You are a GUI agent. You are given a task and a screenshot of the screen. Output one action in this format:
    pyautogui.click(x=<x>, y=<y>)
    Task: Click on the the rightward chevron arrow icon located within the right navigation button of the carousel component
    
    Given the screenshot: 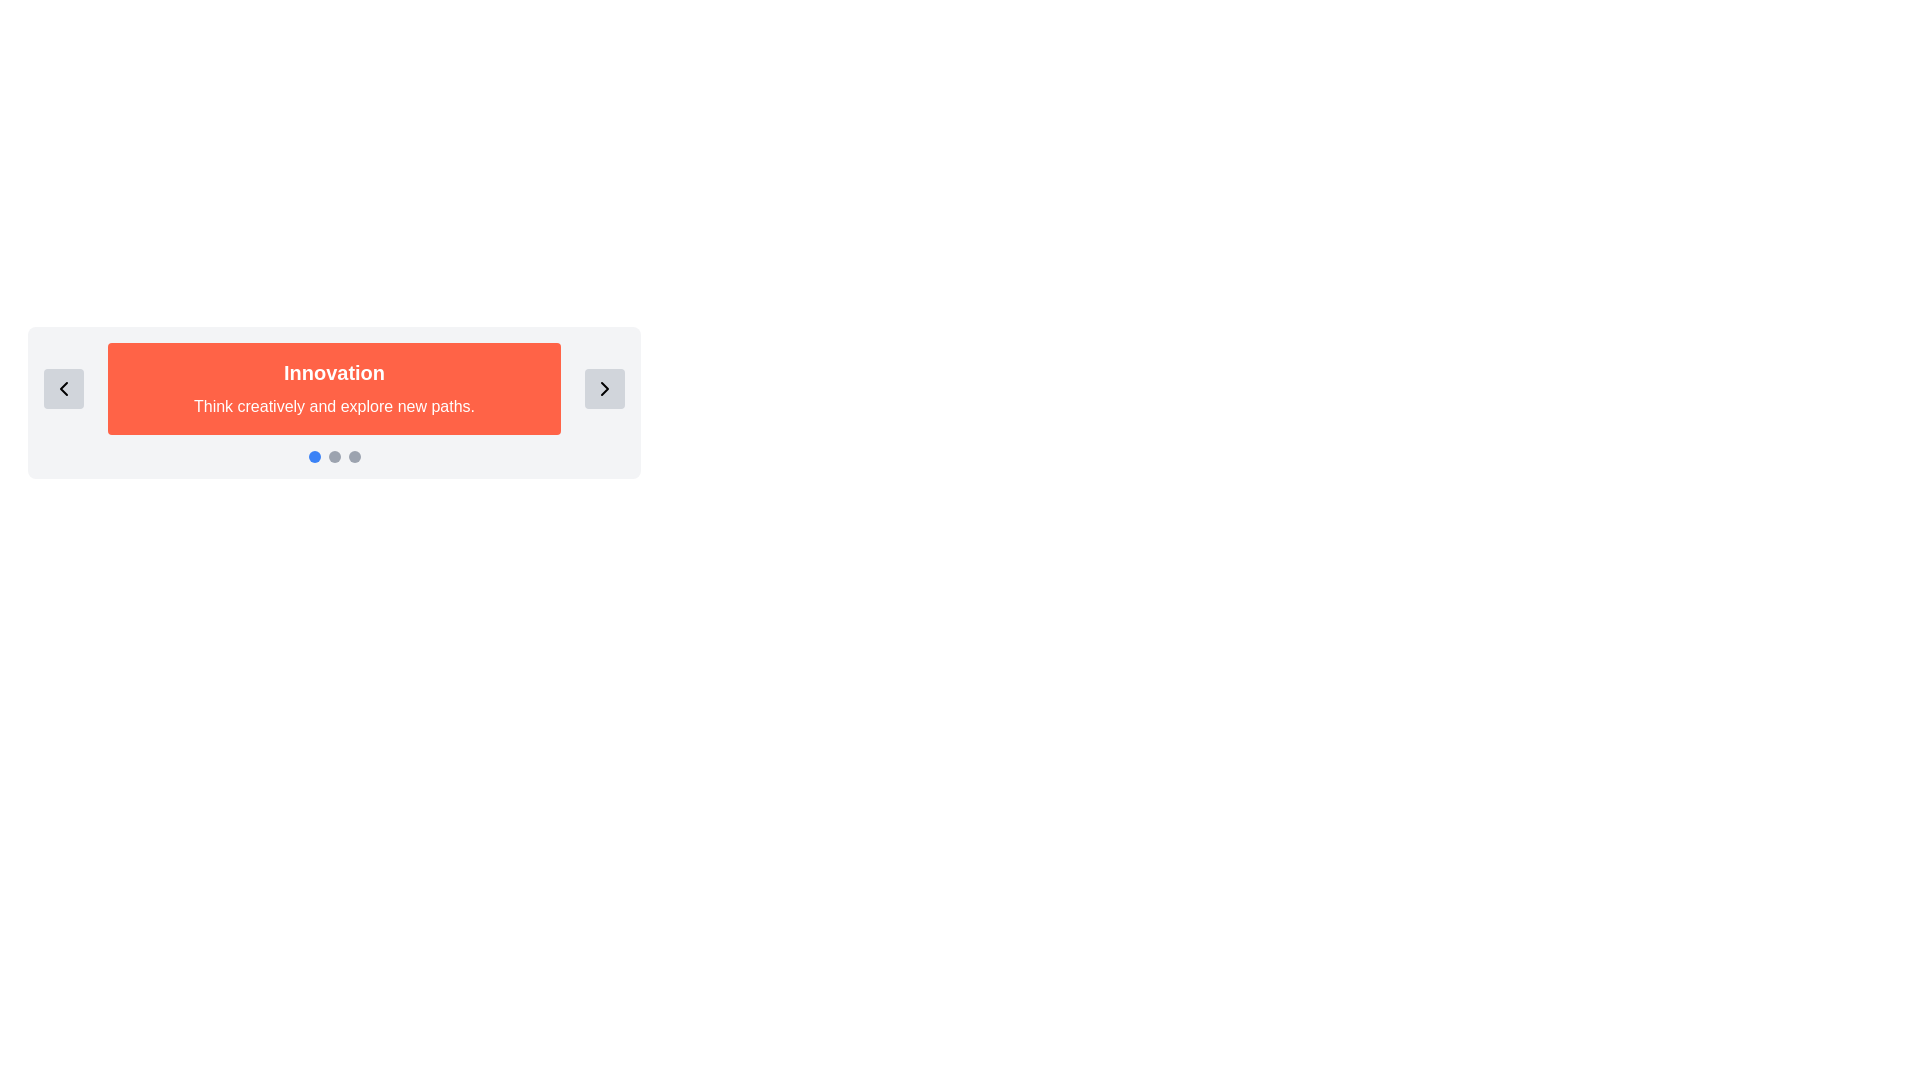 What is the action you would take?
    pyautogui.click(x=603, y=389)
    